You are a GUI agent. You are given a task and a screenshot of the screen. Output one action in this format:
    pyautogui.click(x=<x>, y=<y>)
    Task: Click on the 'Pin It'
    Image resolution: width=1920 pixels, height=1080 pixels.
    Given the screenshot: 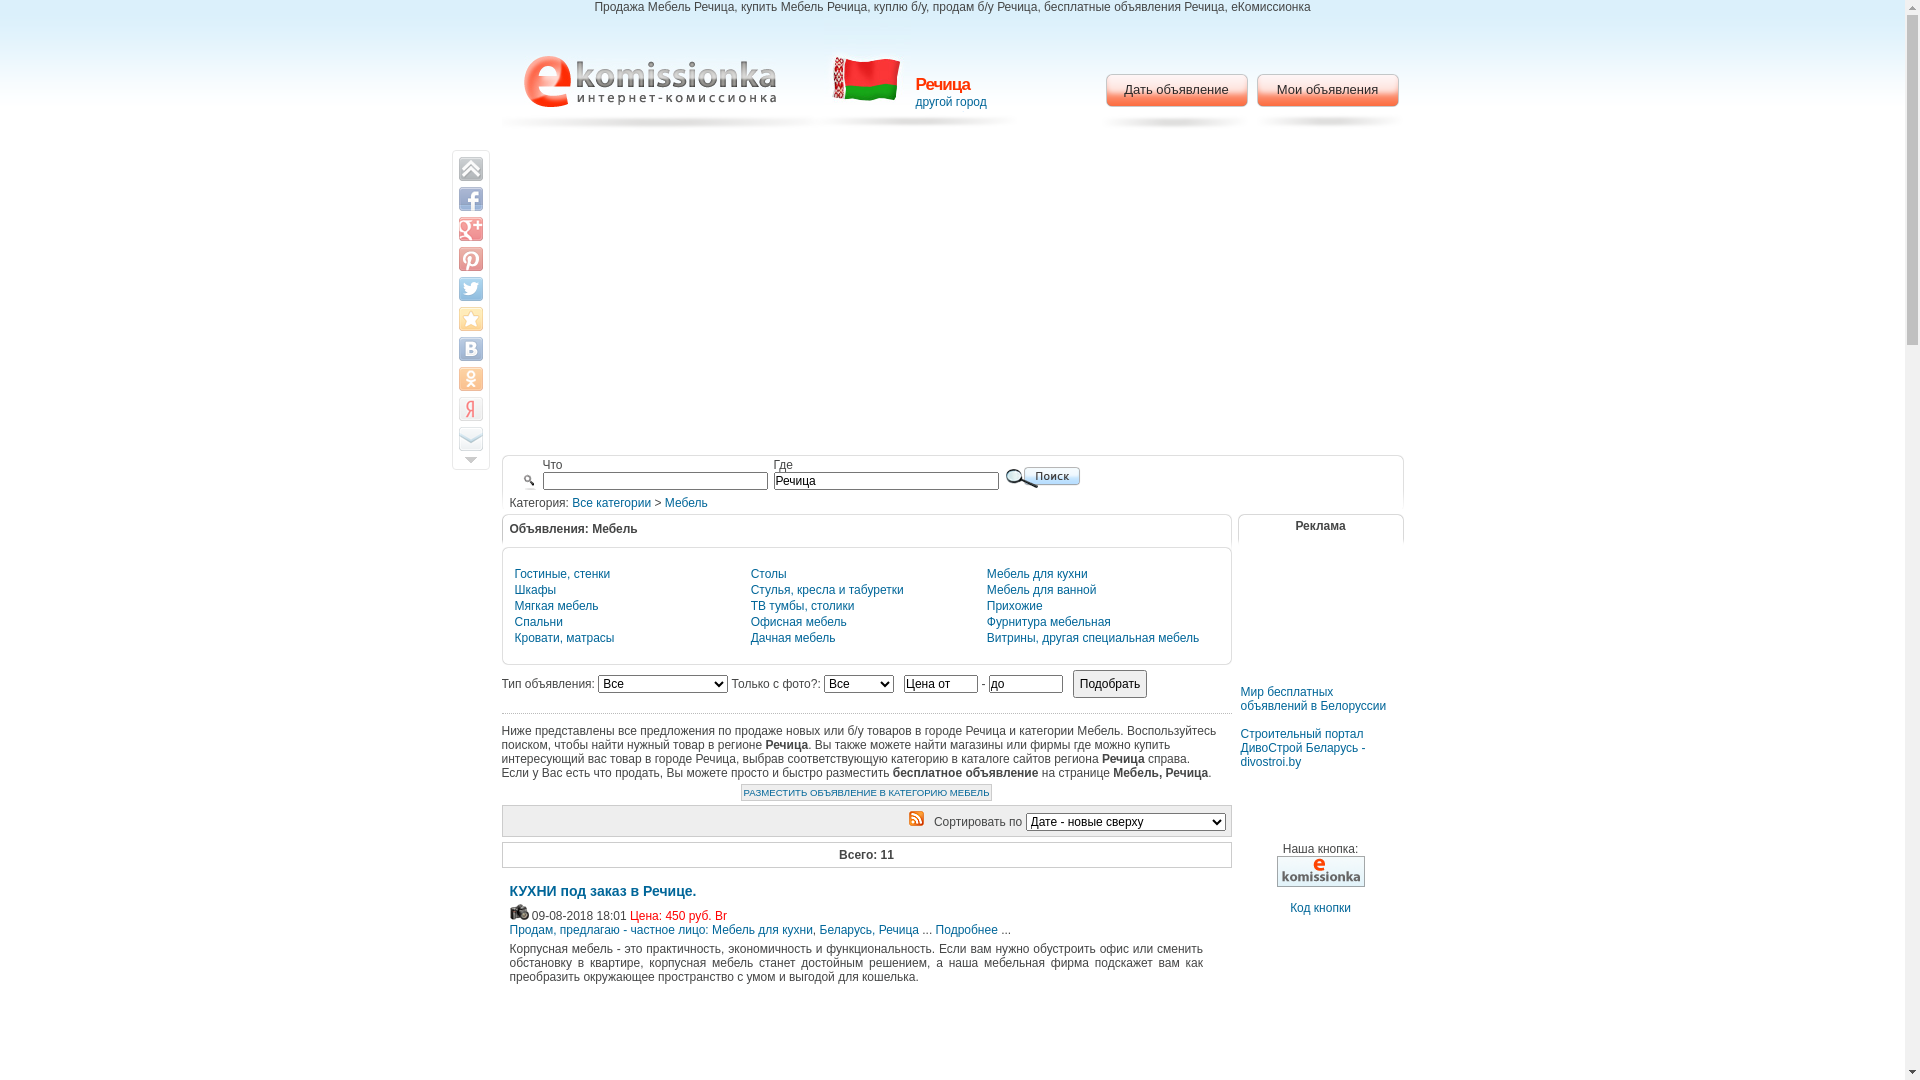 What is the action you would take?
    pyautogui.click(x=469, y=257)
    